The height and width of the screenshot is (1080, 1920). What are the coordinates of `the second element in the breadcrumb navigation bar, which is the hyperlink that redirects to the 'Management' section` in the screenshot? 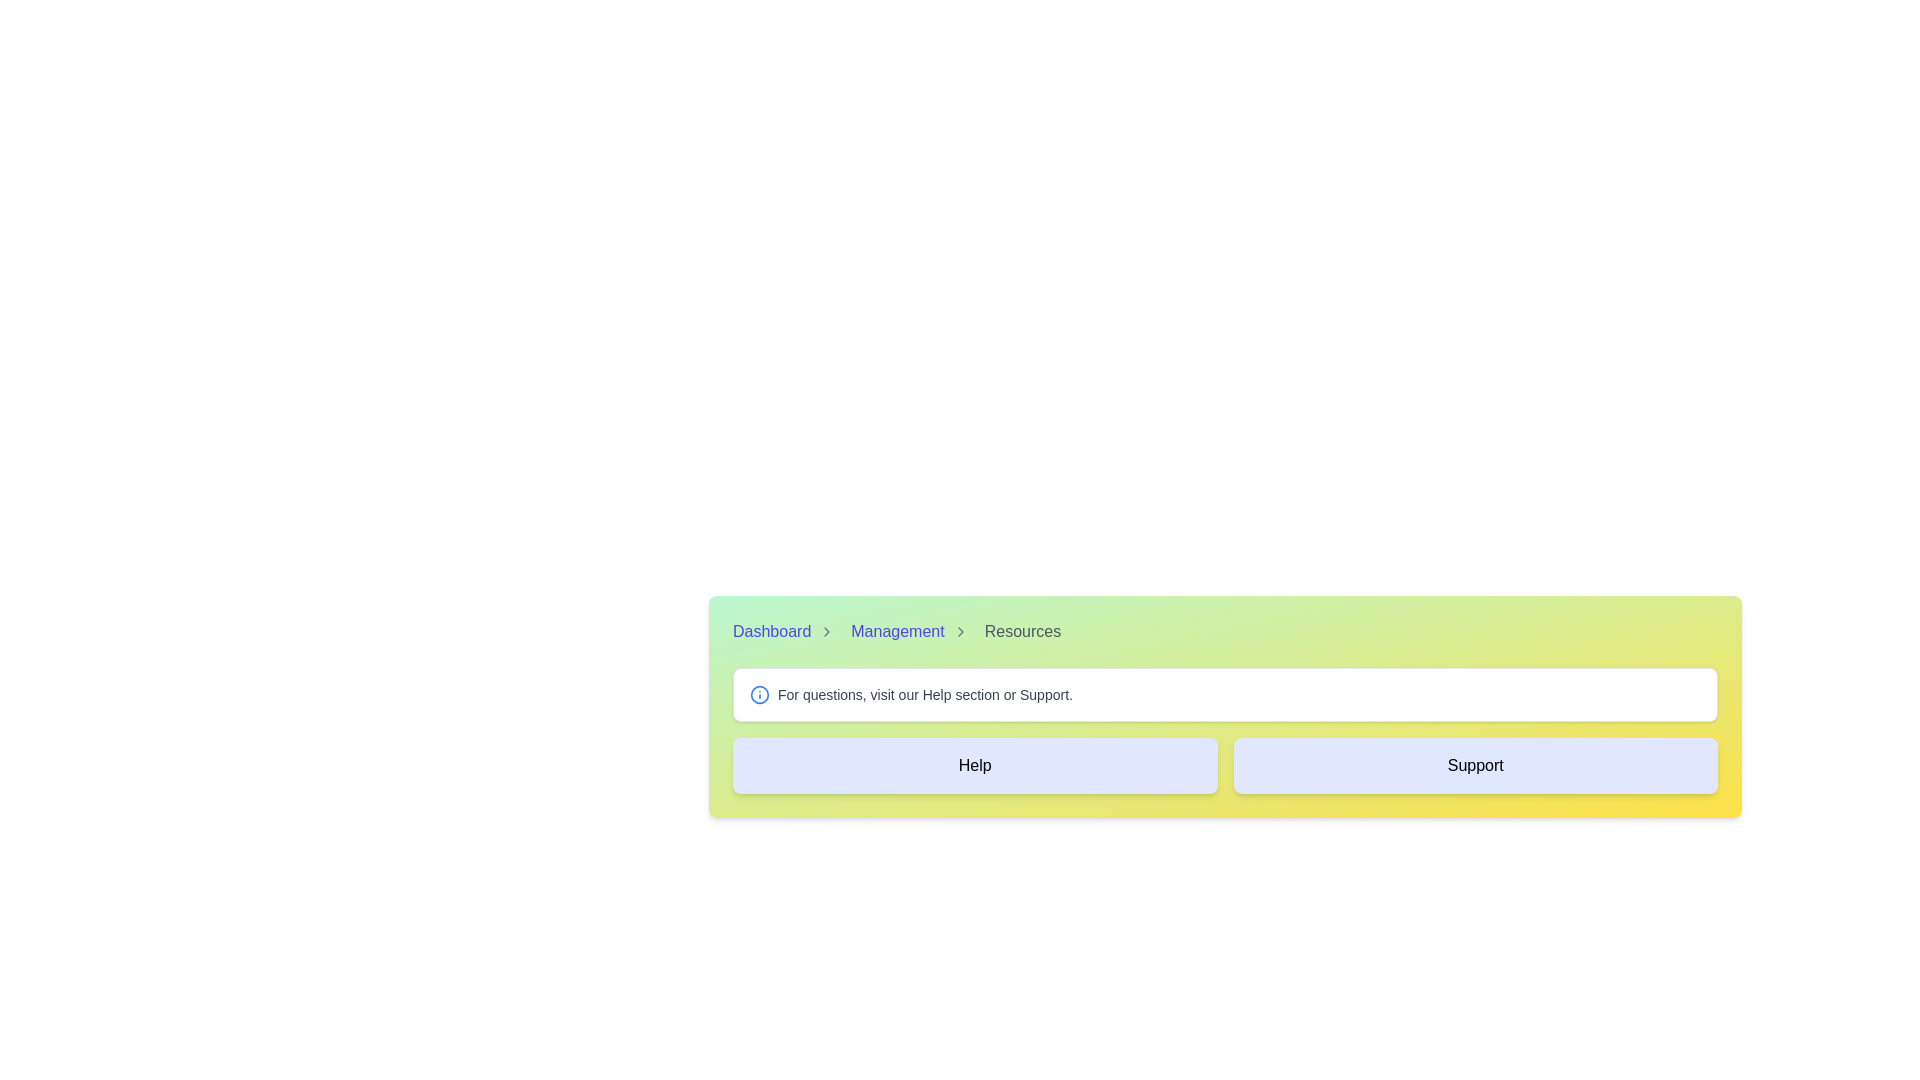 It's located at (896, 632).